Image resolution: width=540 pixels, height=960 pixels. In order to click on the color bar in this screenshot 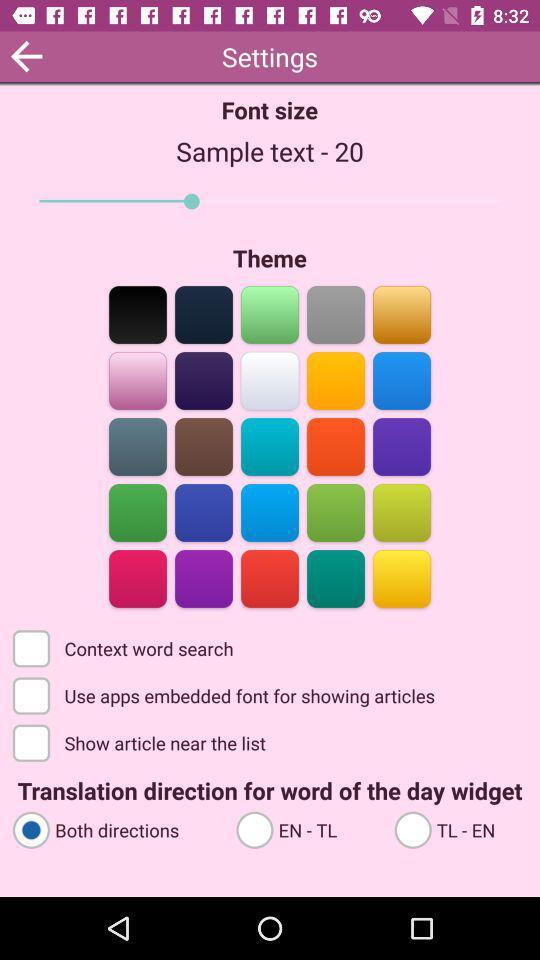, I will do `click(401, 445)`.